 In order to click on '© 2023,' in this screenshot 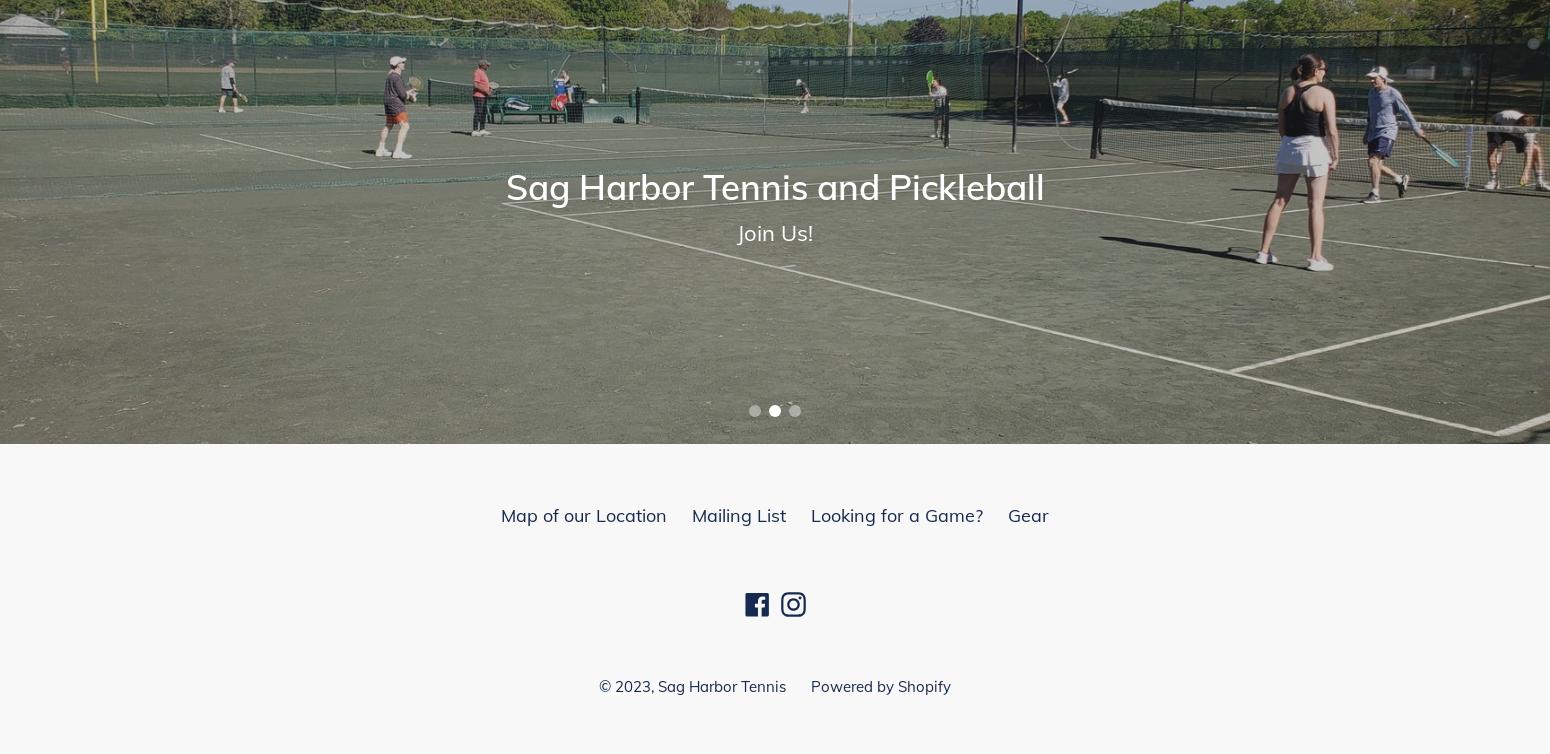, I will do `click(627, 684)`.